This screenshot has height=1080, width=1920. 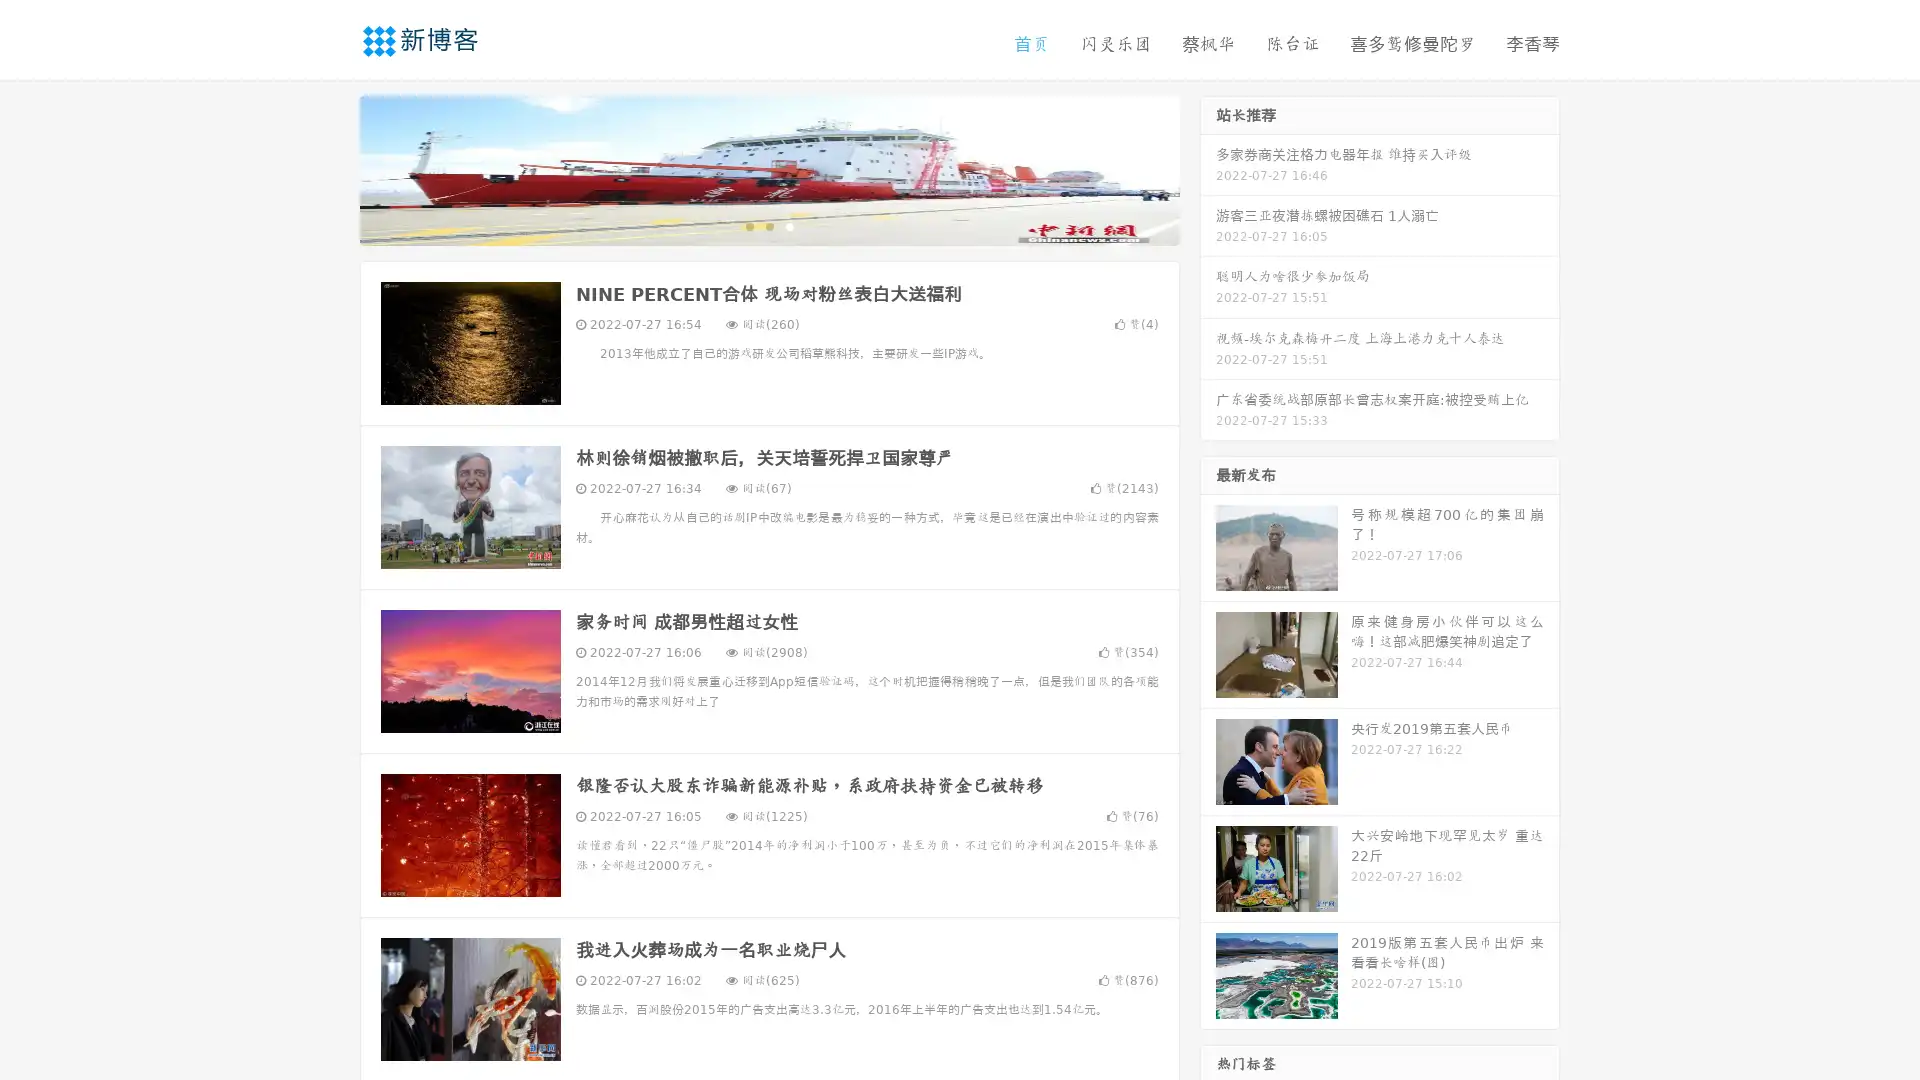 What do you see at coordinates (768, 225) in the screenshot?
I see `Go to slide 2` at bounding box center [768, 225].